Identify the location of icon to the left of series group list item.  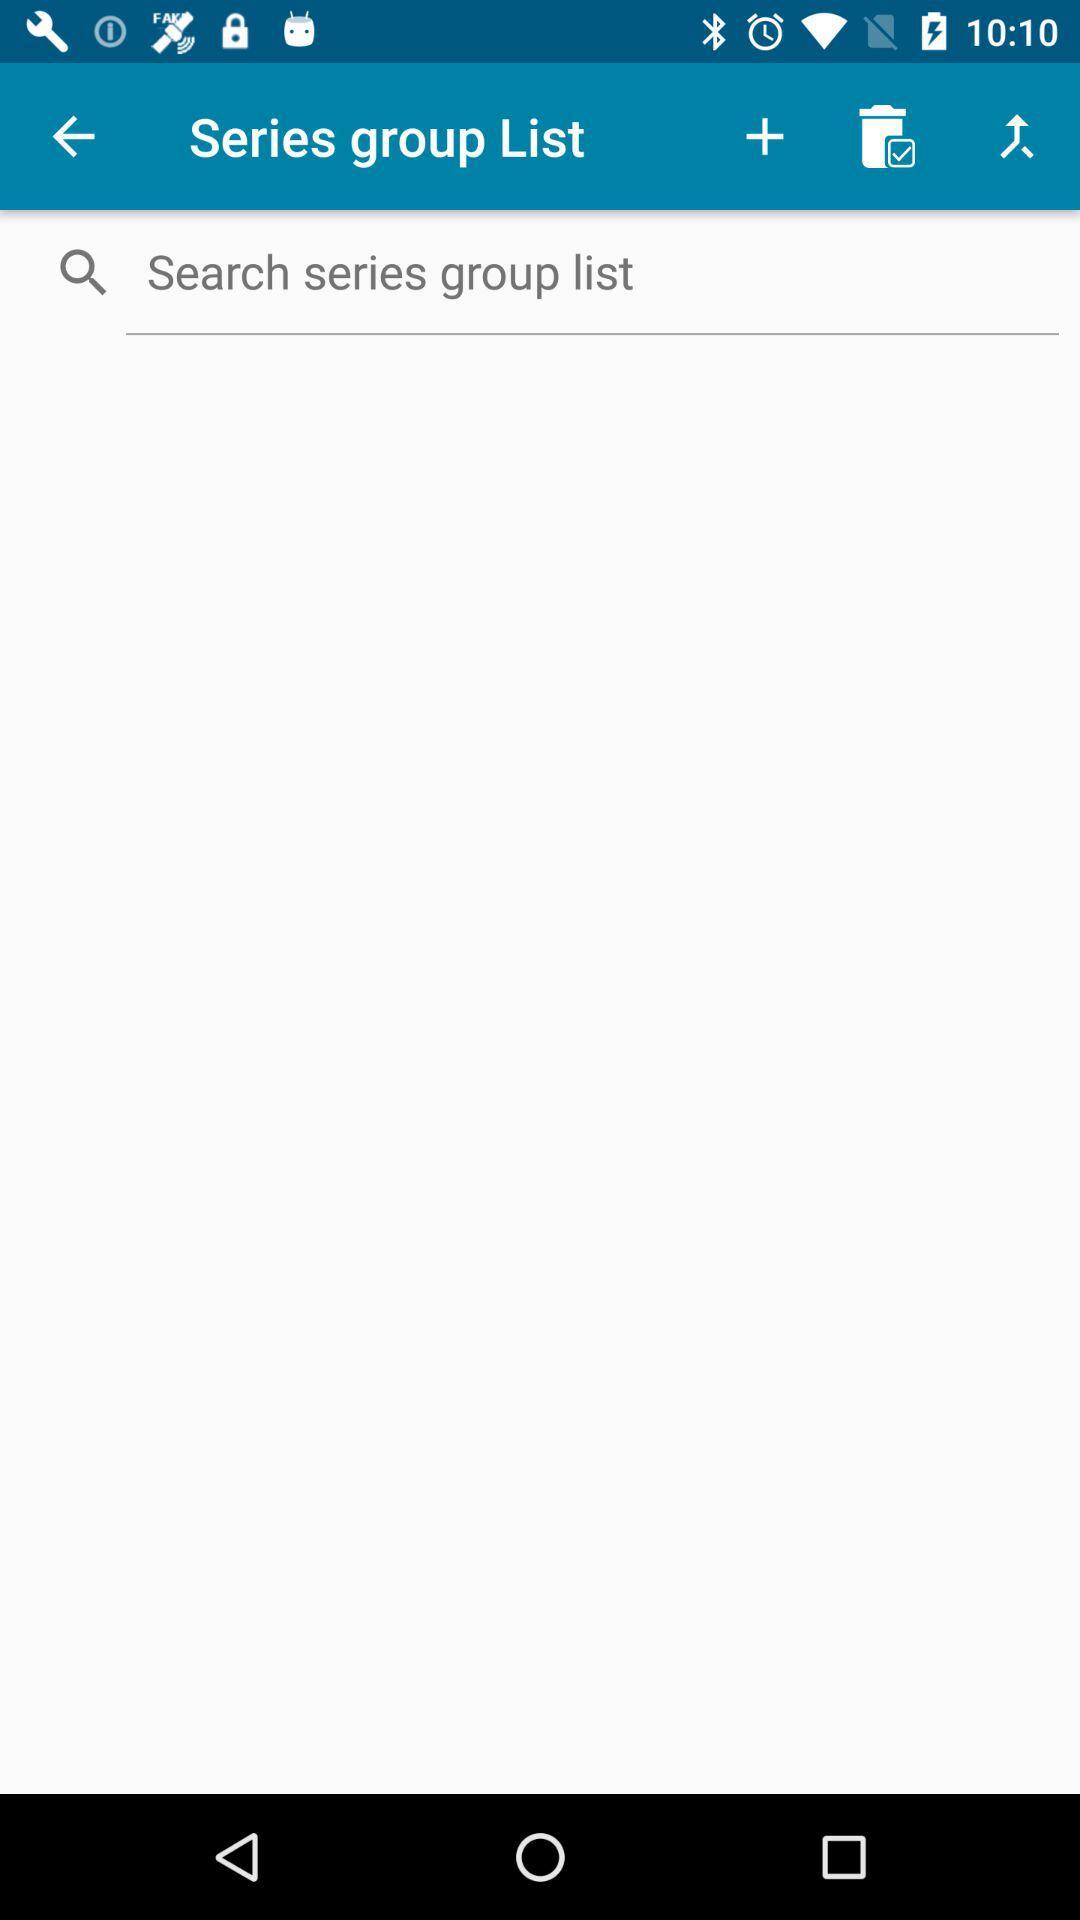
(72, 135).